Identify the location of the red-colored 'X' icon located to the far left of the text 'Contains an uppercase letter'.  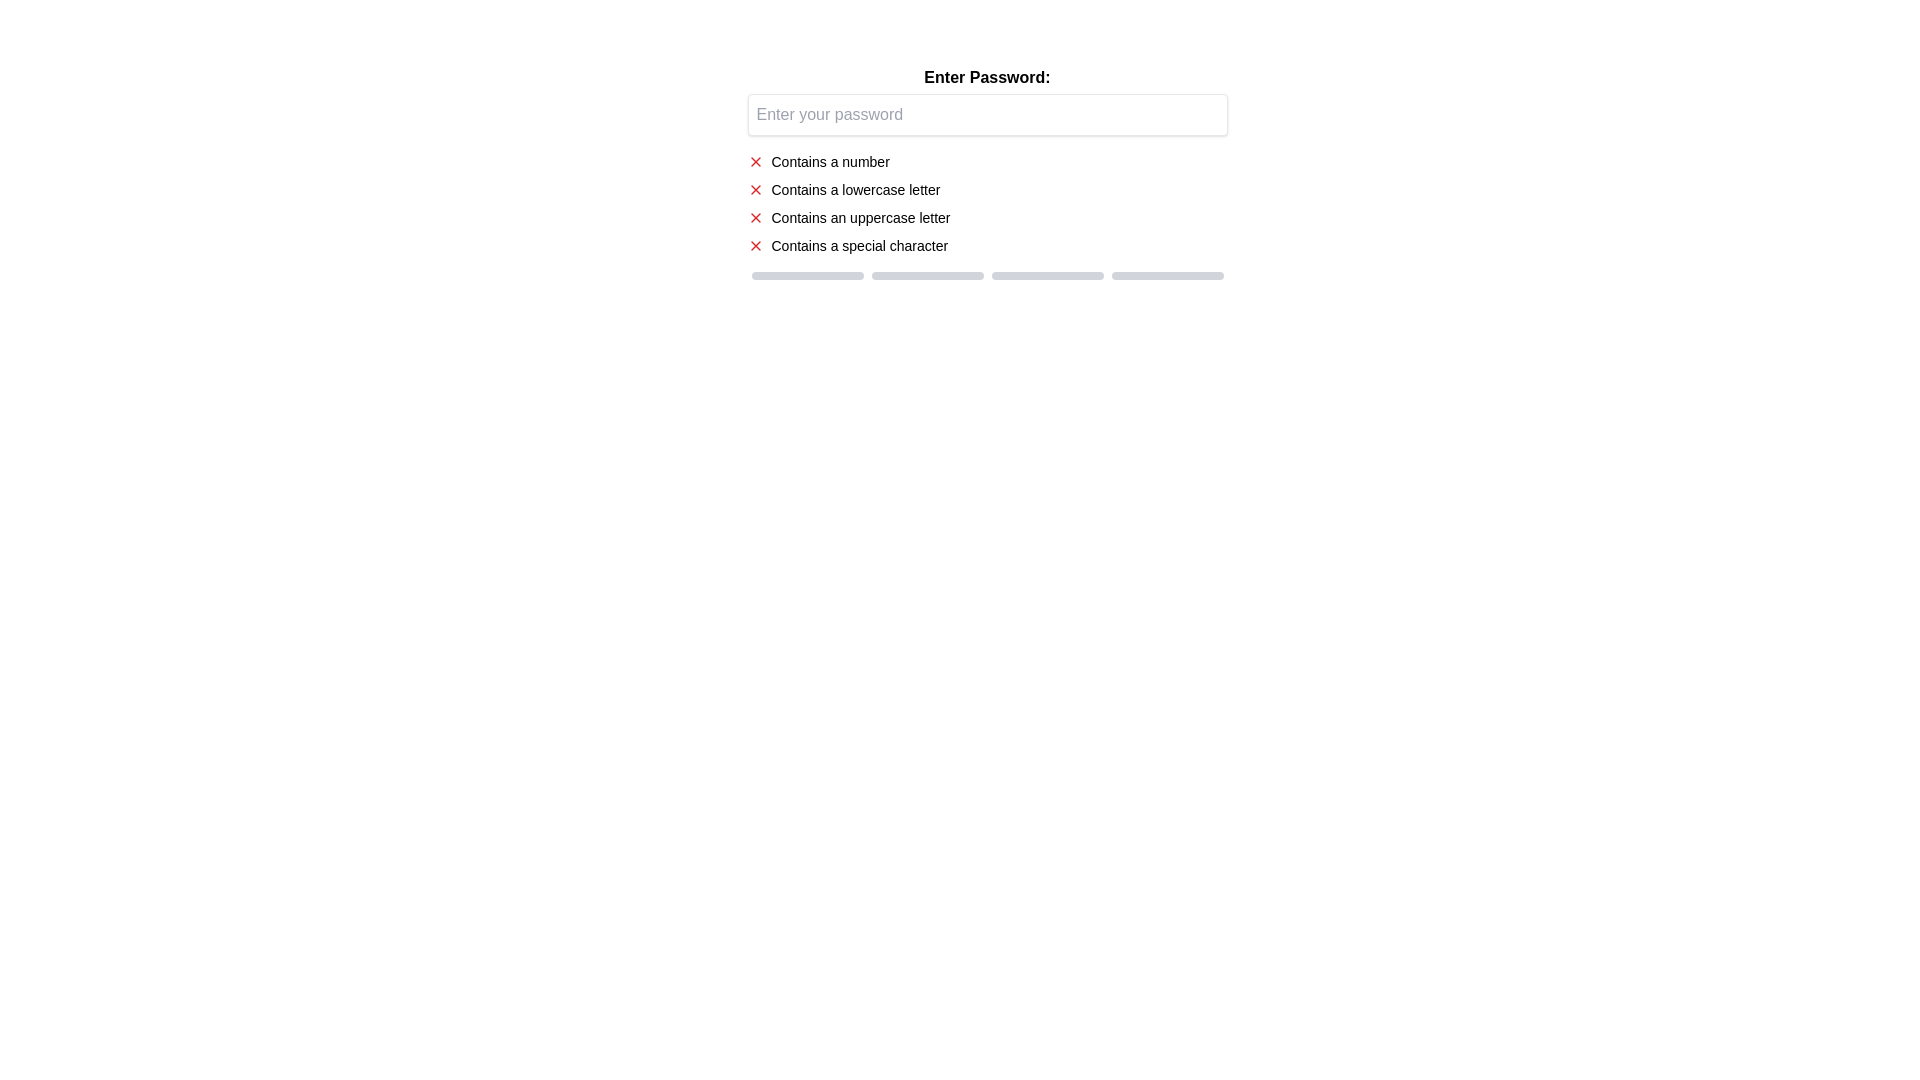
(754, 218).